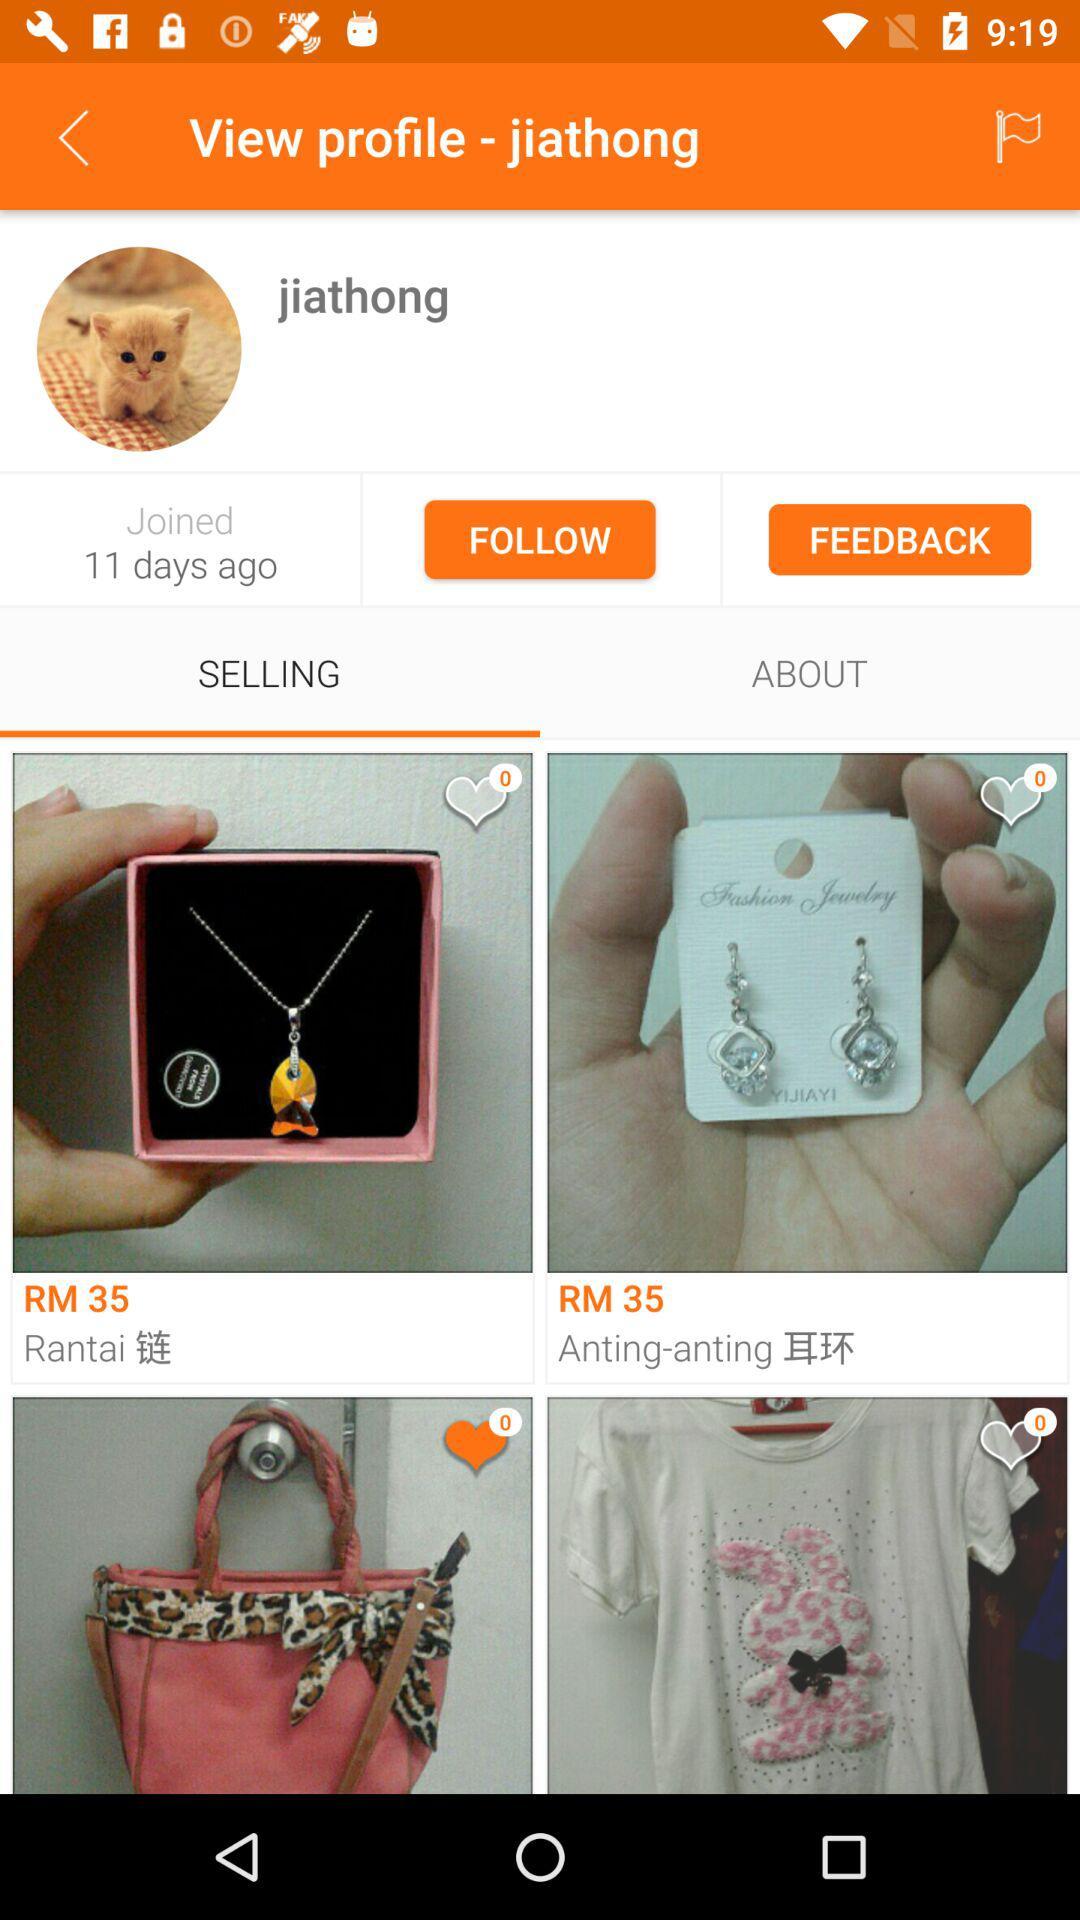  I want to click on icon next to the jiathong icon, so click(138, 349).